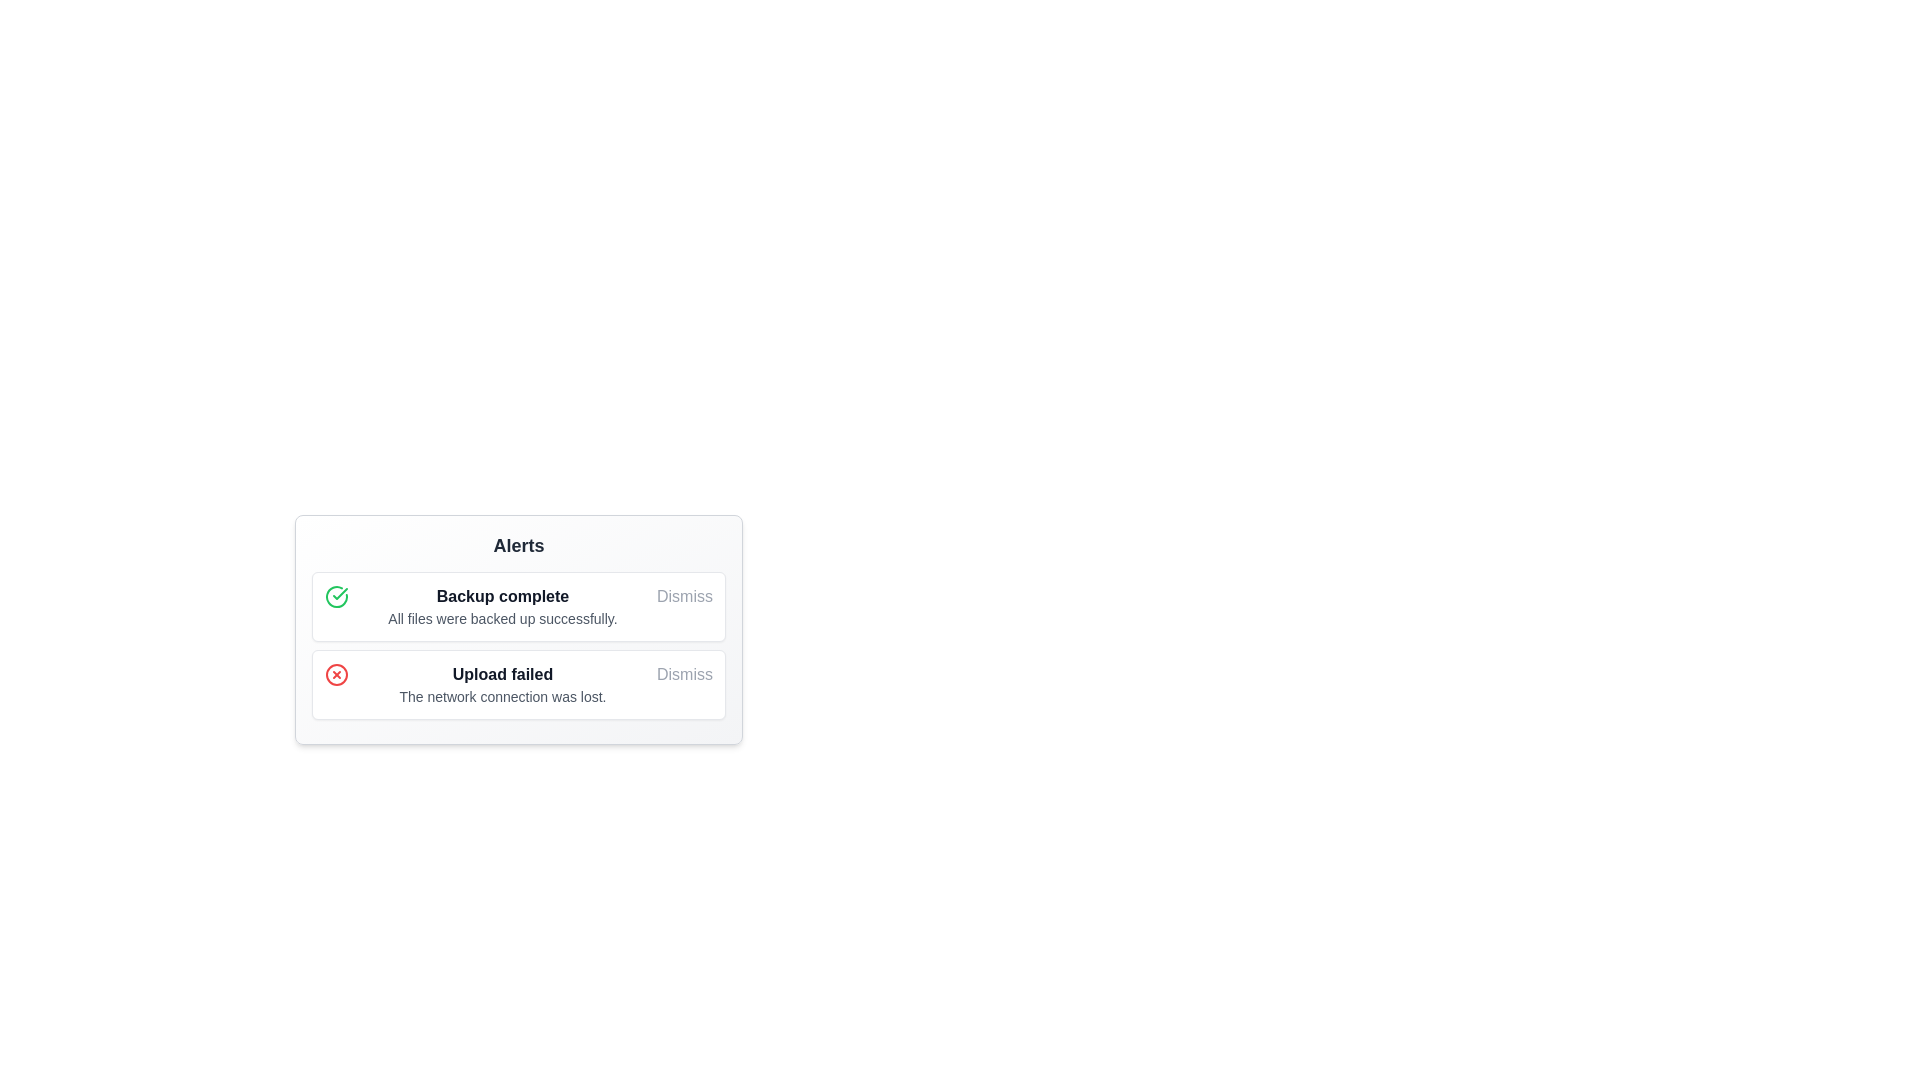 The image size is (1920, 1080). Describe the element at coordinates (508, 663) in the screenshot. I see `details of the second Notification alert box, which contains a success message with a green checkmark and a red warning icon for a failure, along with dismiss buttons` at that location.